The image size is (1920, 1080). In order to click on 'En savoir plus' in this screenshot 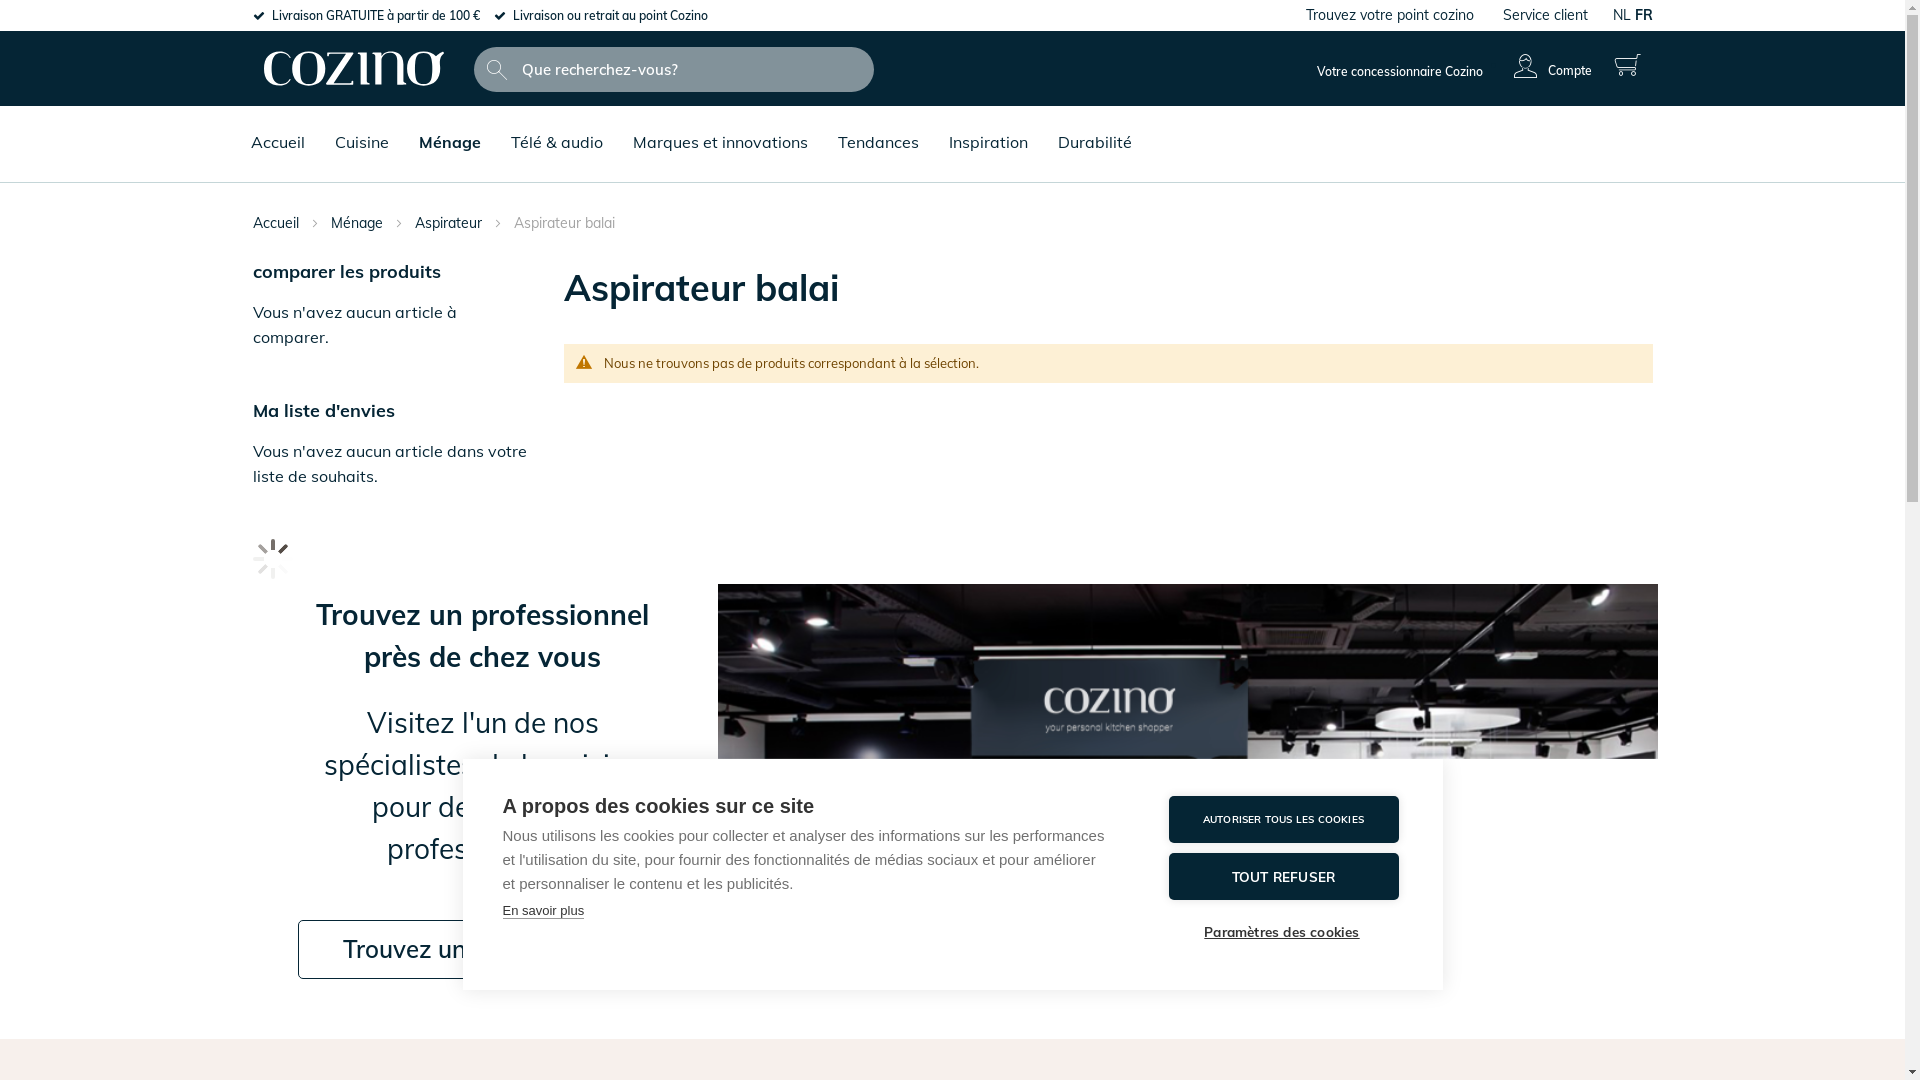, I will do `click(502, 910)`.